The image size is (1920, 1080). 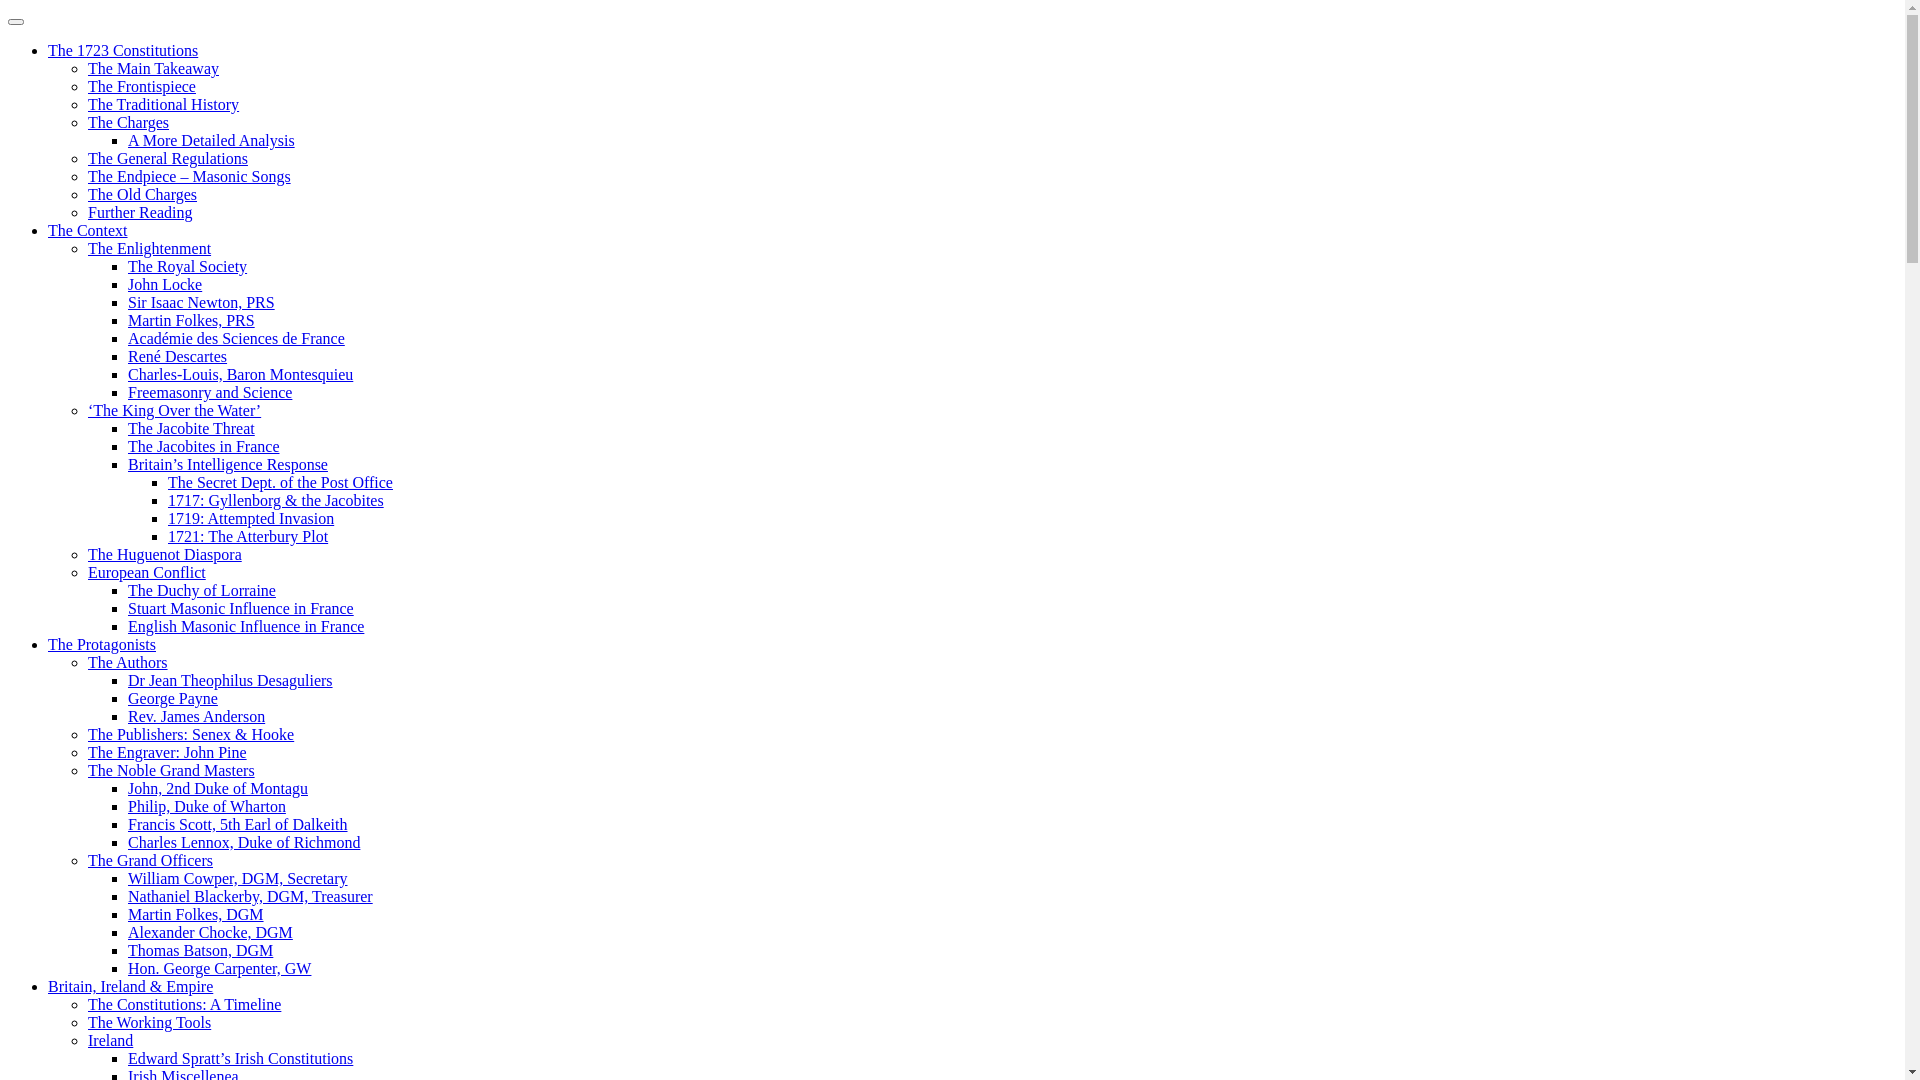 I want to click on 'The Traditional History', so click(x=163, y=104).